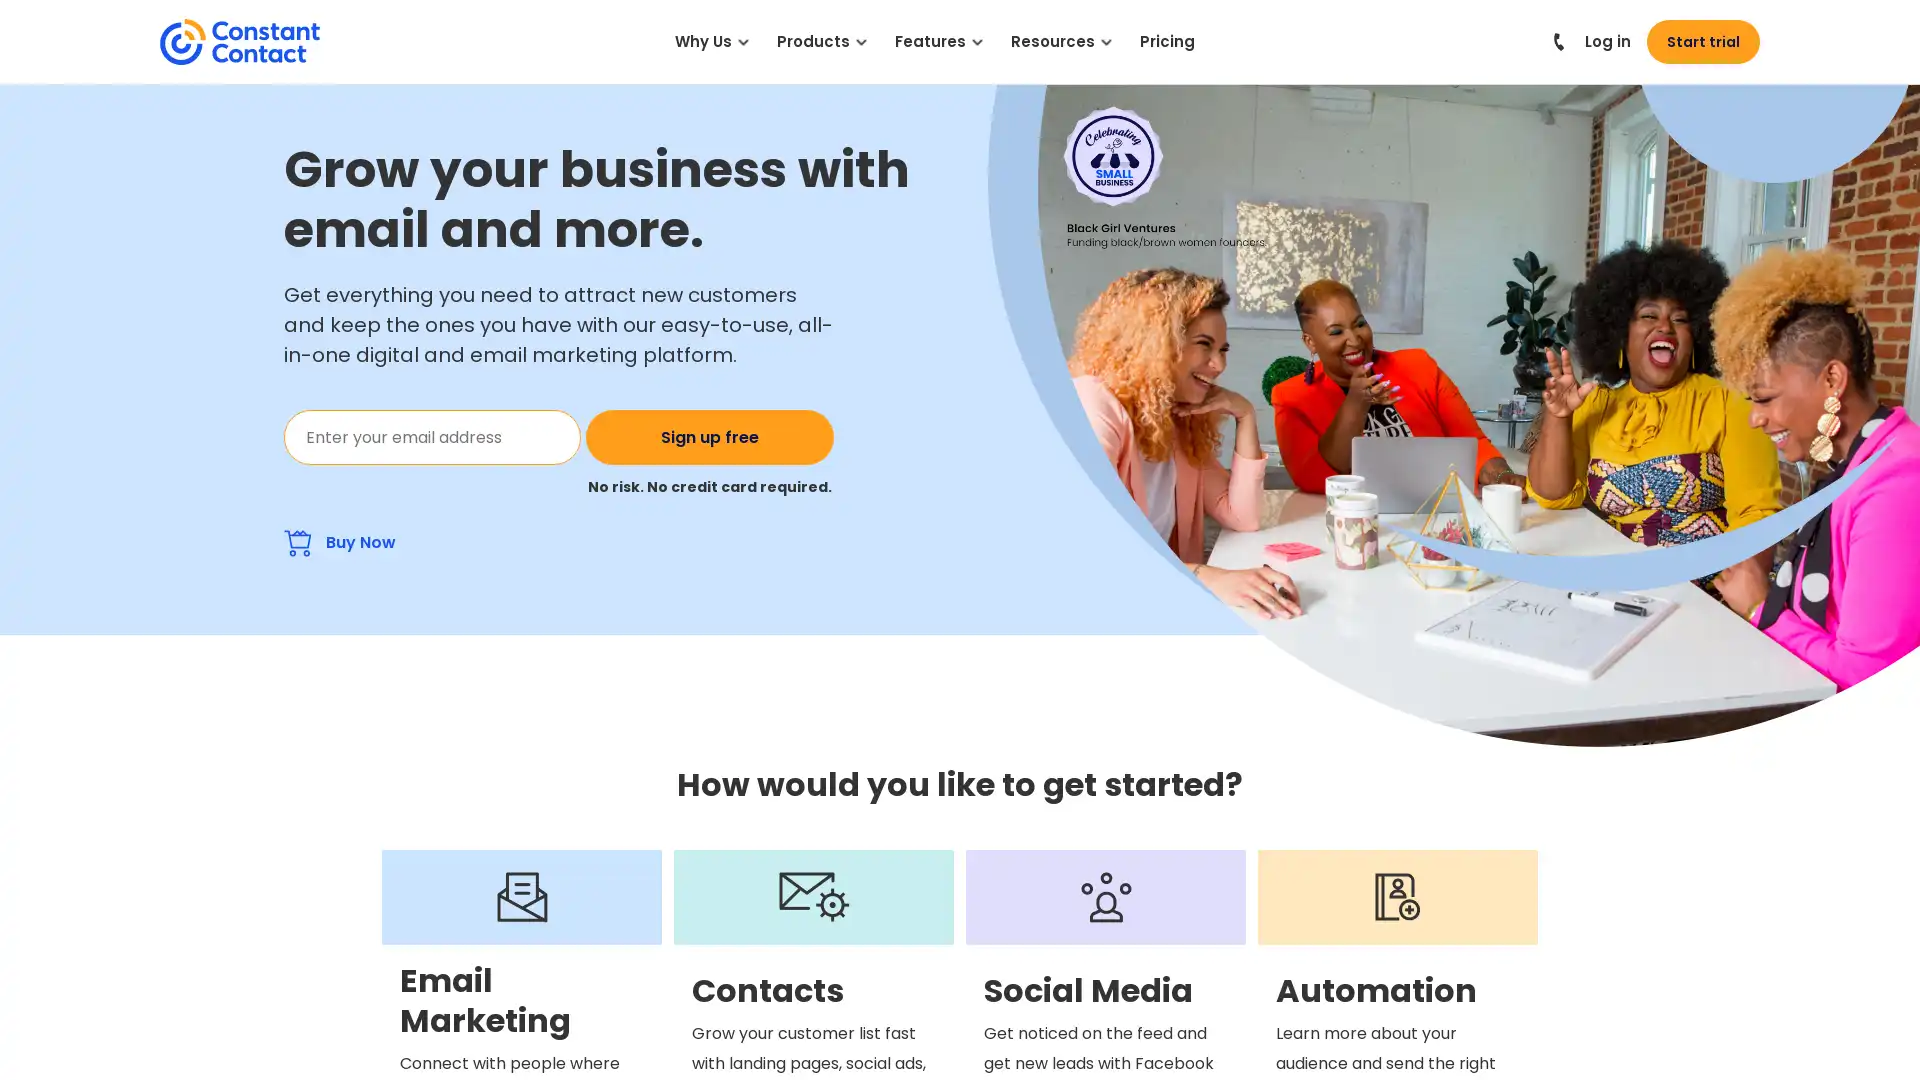  What do you see at coordinates (1228, 253) in the screenshot?
I see `Advance to the next slide` at bounding box center [1228, 253].